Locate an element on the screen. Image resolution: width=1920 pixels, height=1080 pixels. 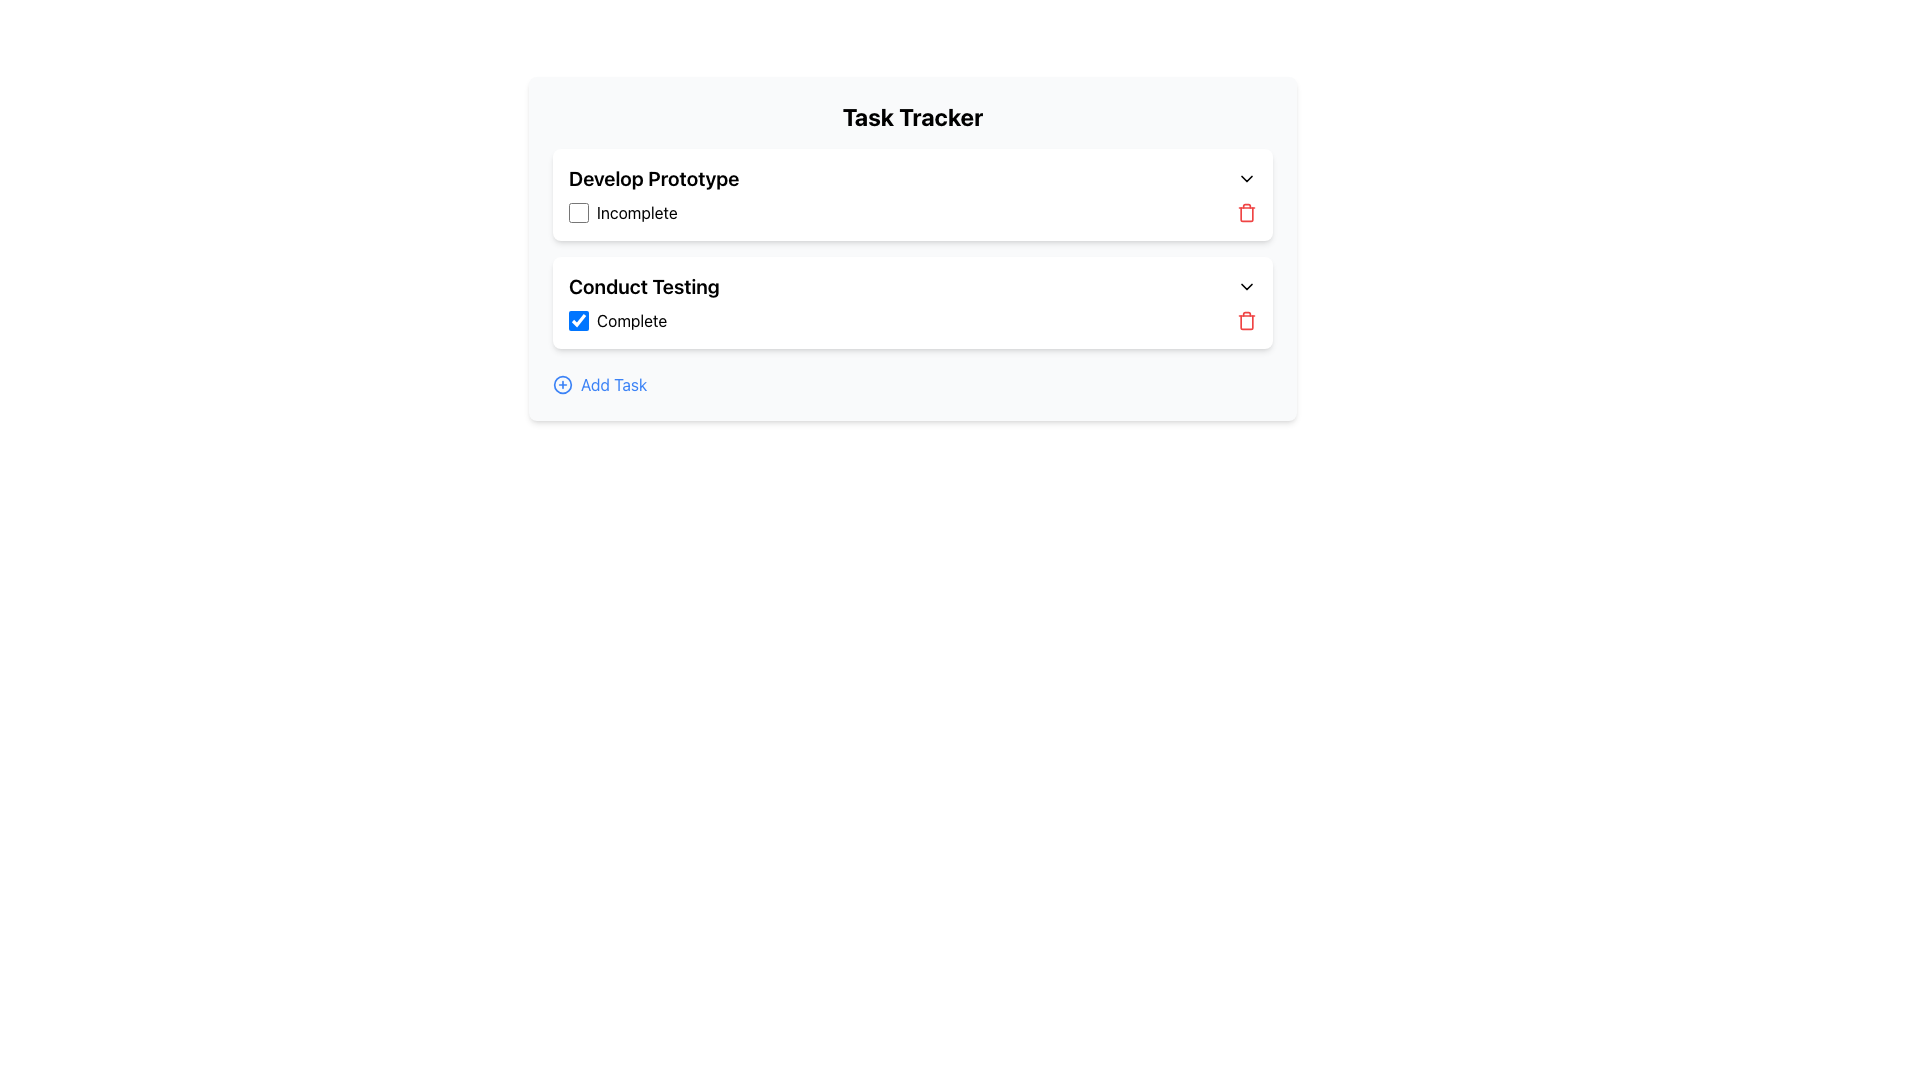
the red trash can icon button located at the end of the 'Conduct Testing' task row is located at coordinates (1246, 319).